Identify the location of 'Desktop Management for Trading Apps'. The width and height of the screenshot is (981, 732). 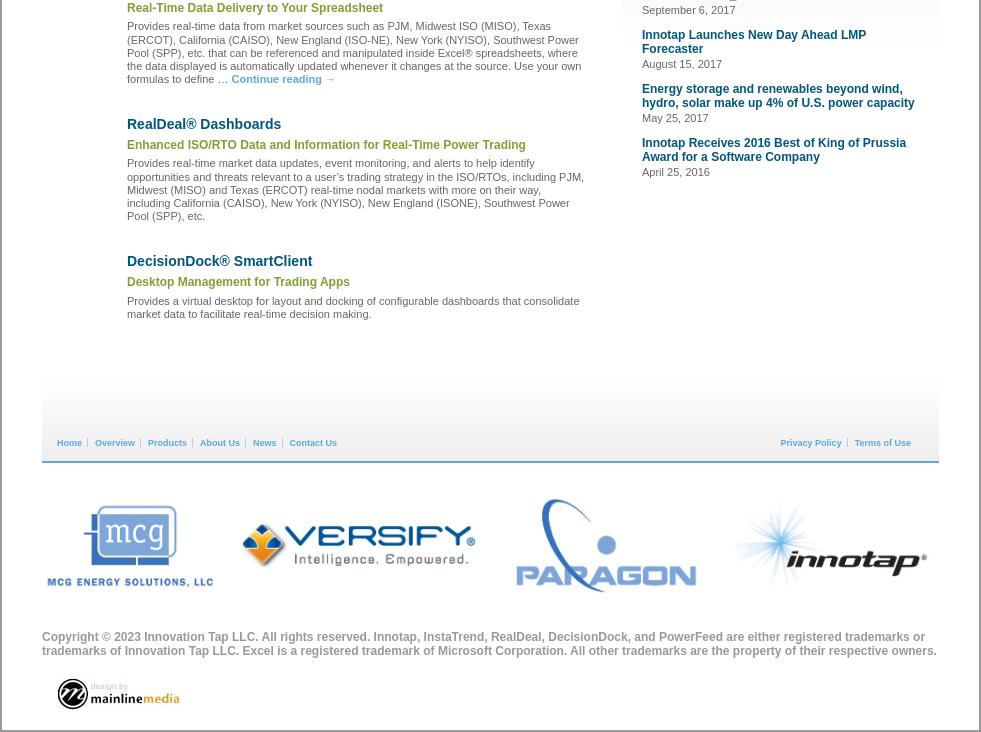
(236, 281).